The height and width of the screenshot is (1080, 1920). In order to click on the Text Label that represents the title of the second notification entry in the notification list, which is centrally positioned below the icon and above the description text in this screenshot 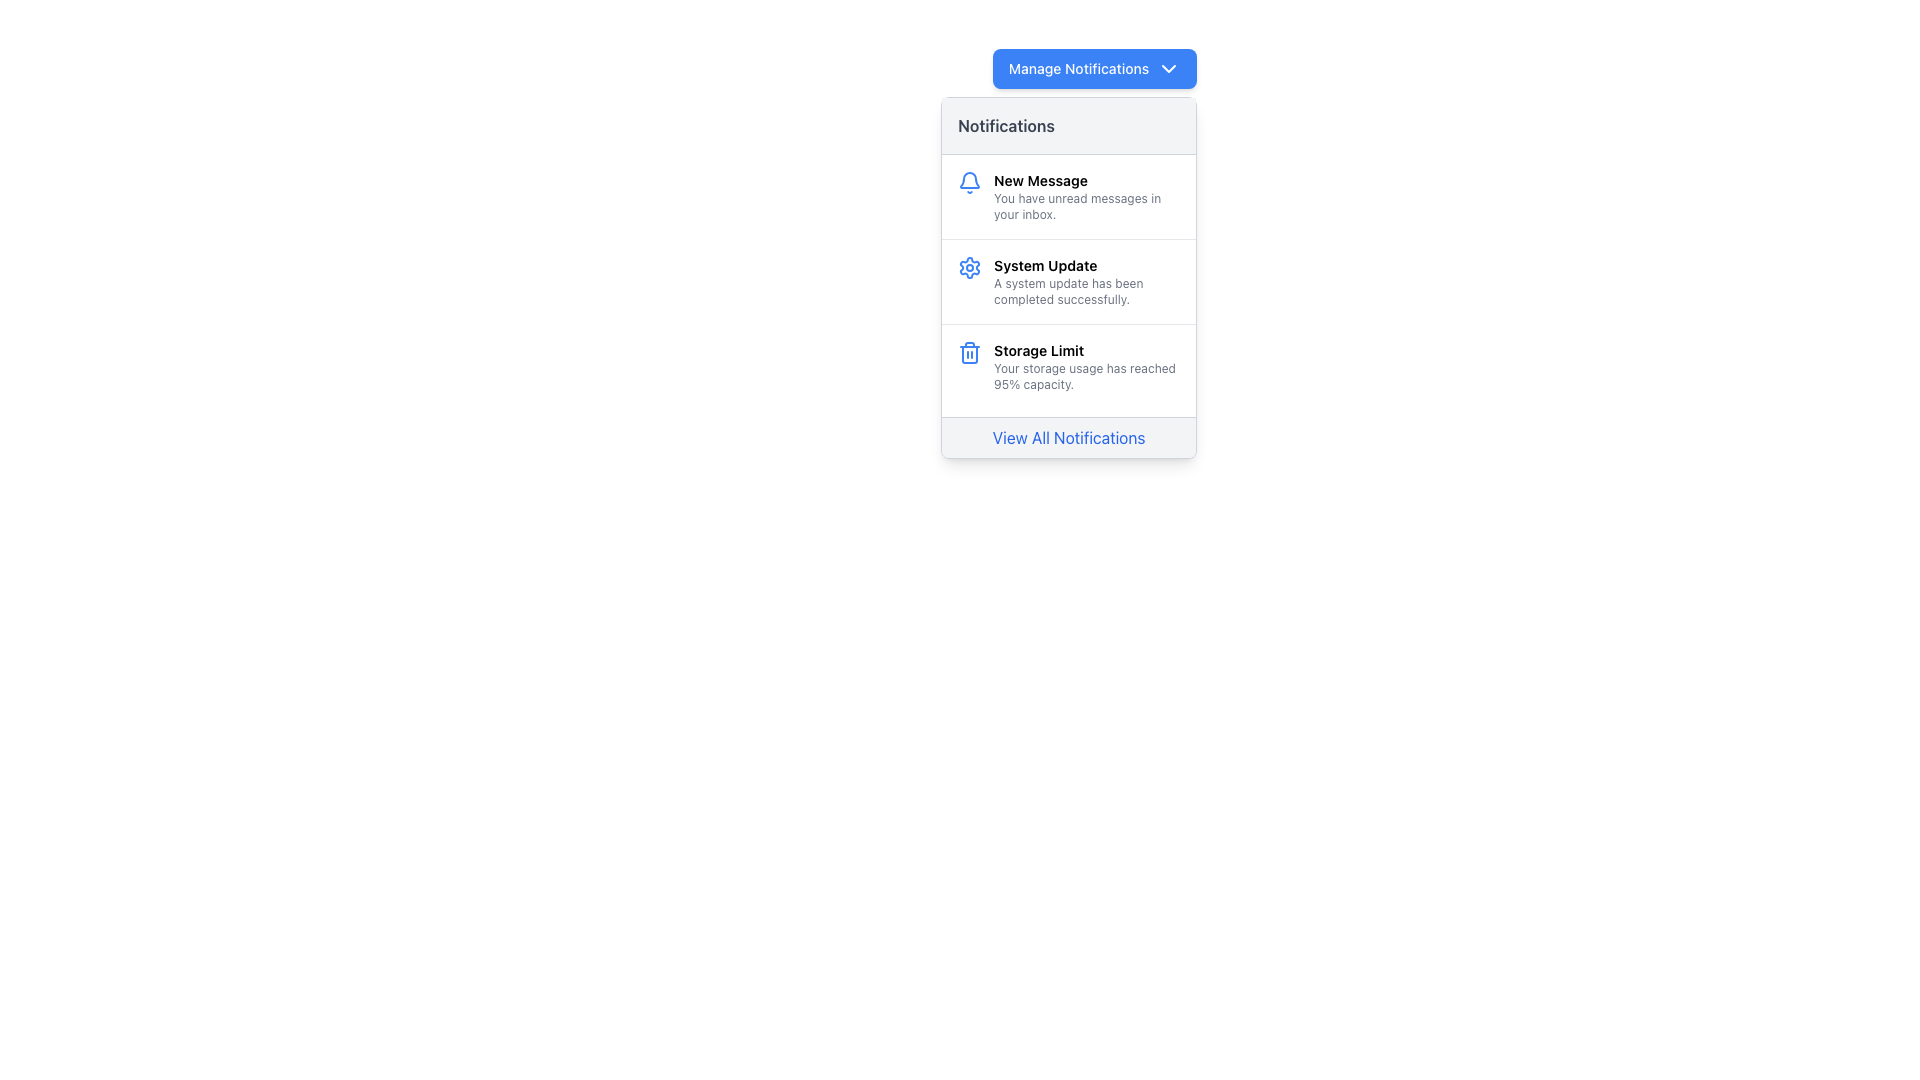, I will do `click(1086, 265)`.